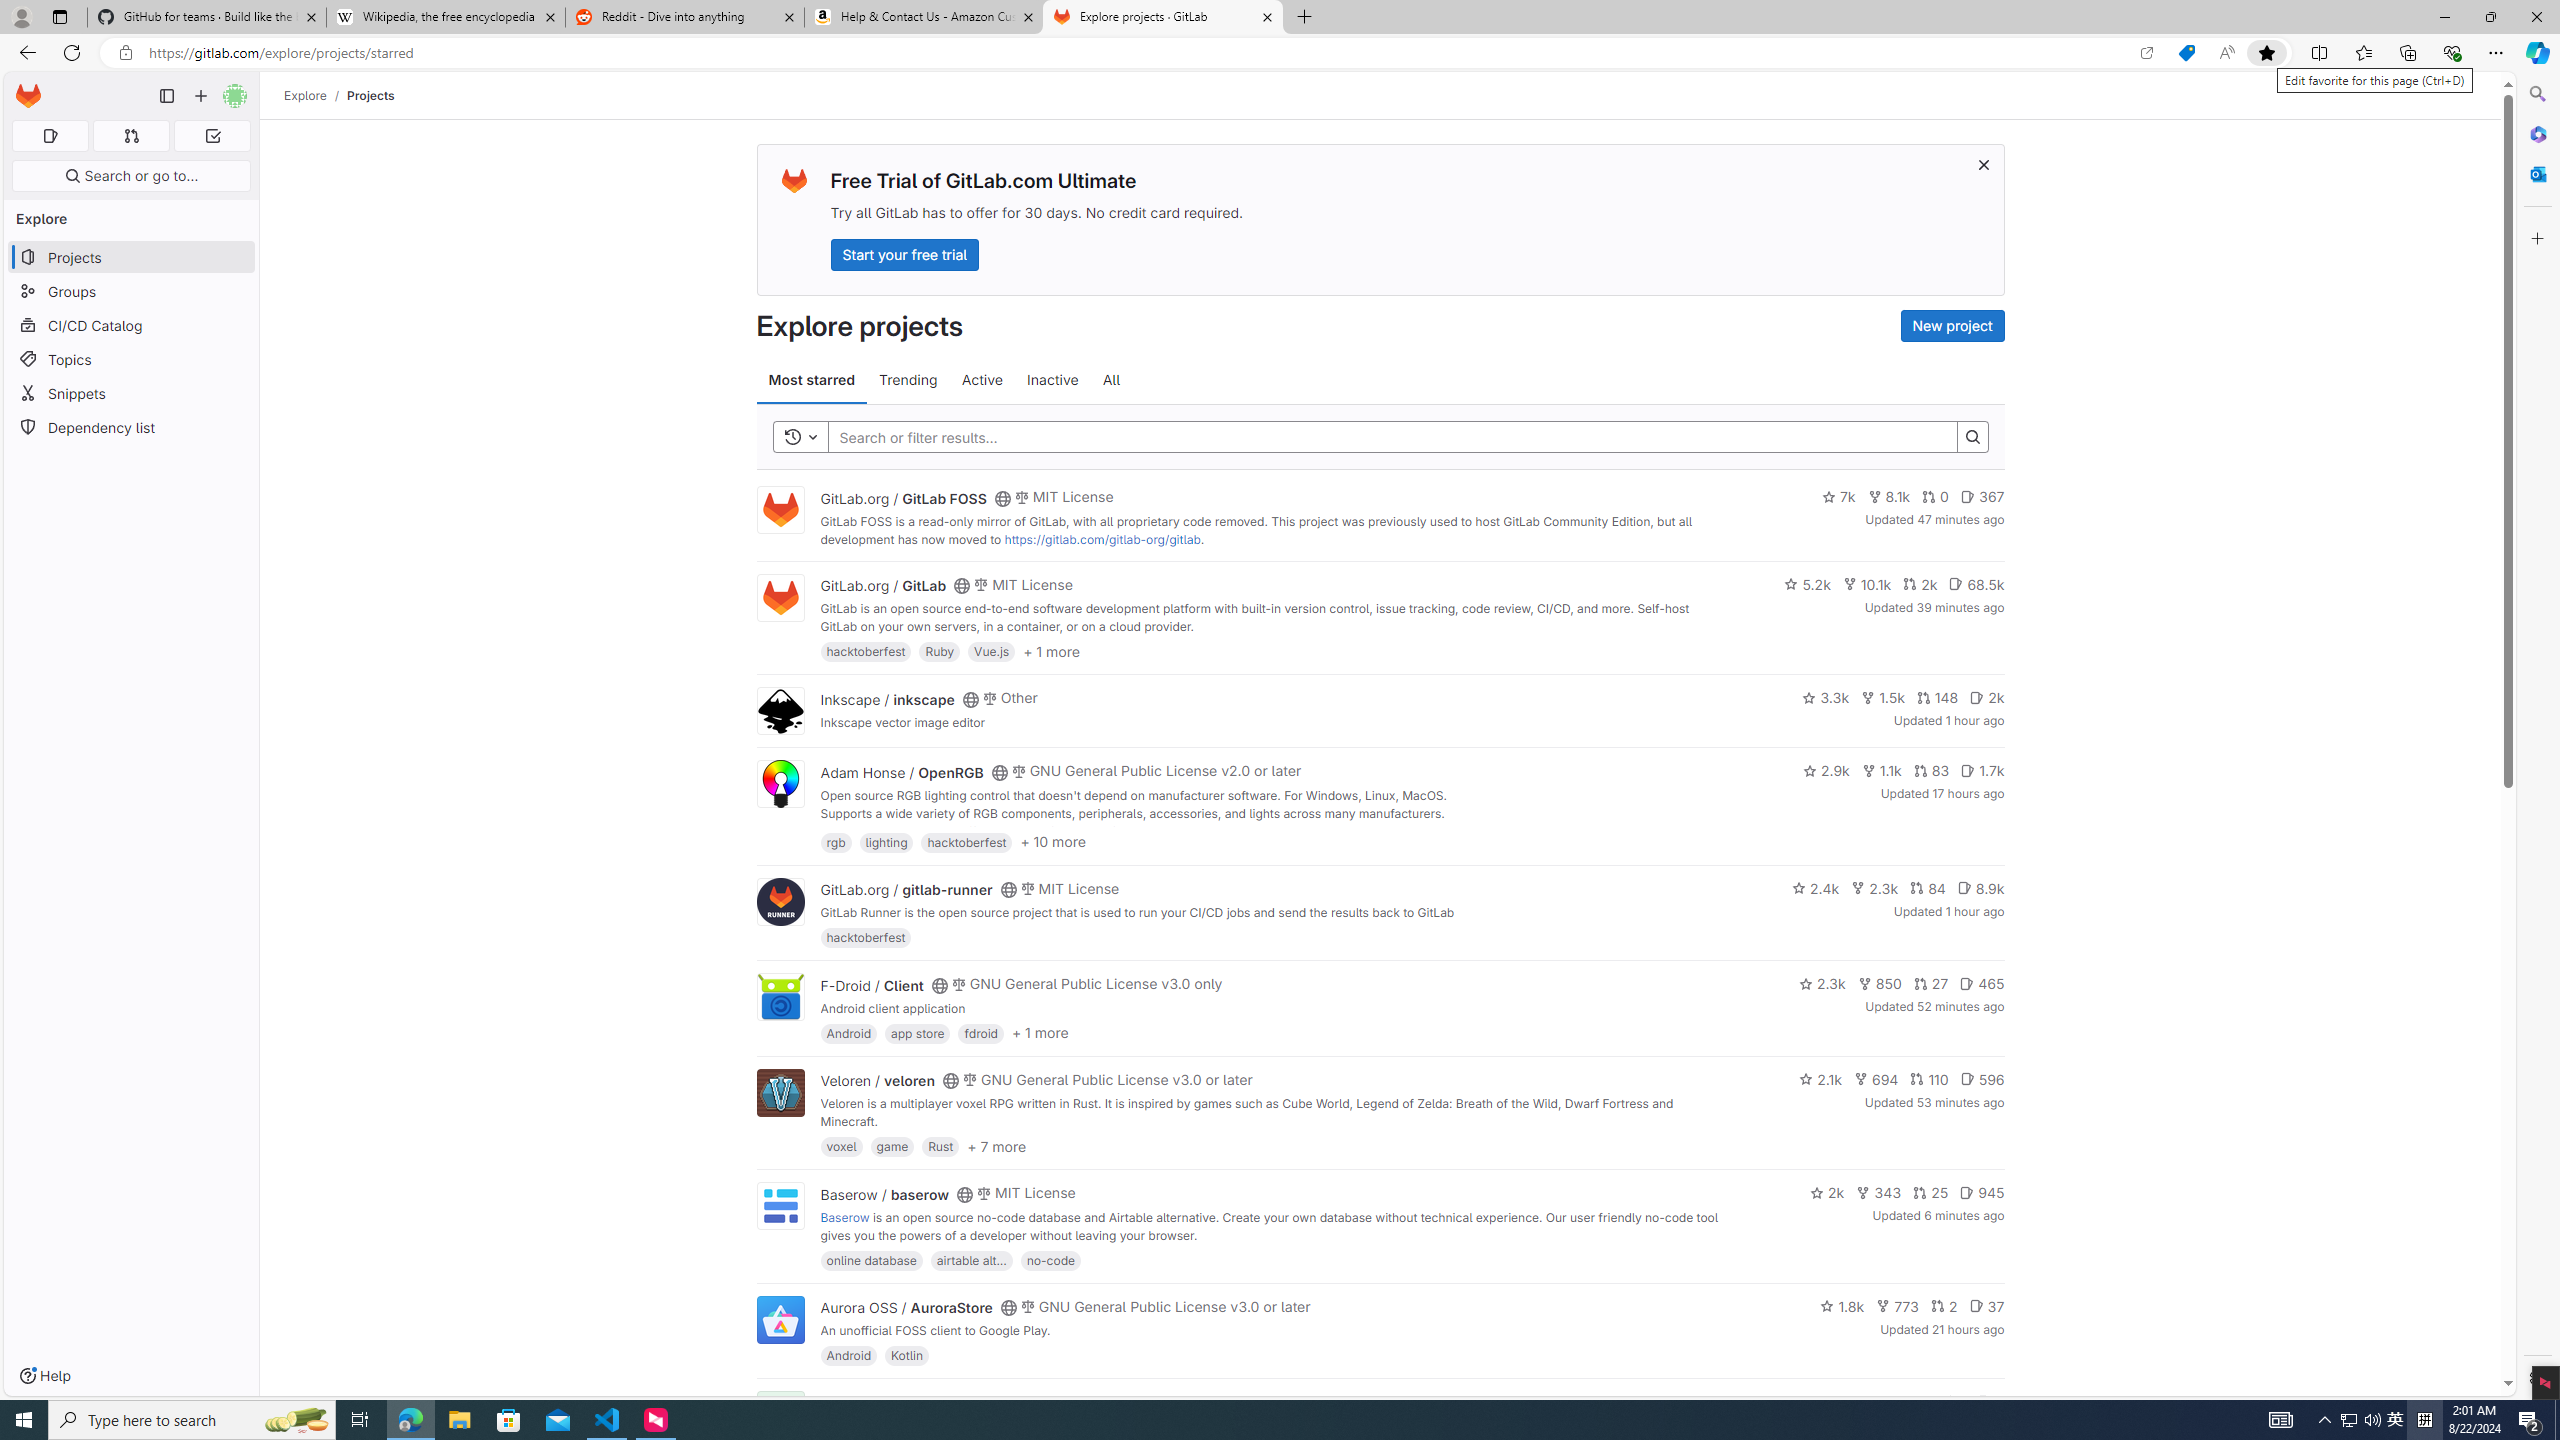 The image size is (2560, 1440). What do you see at coordinates (1826, 1192) in the screenshot?
I see `'2k'` at bounding box center [1826, 1192].